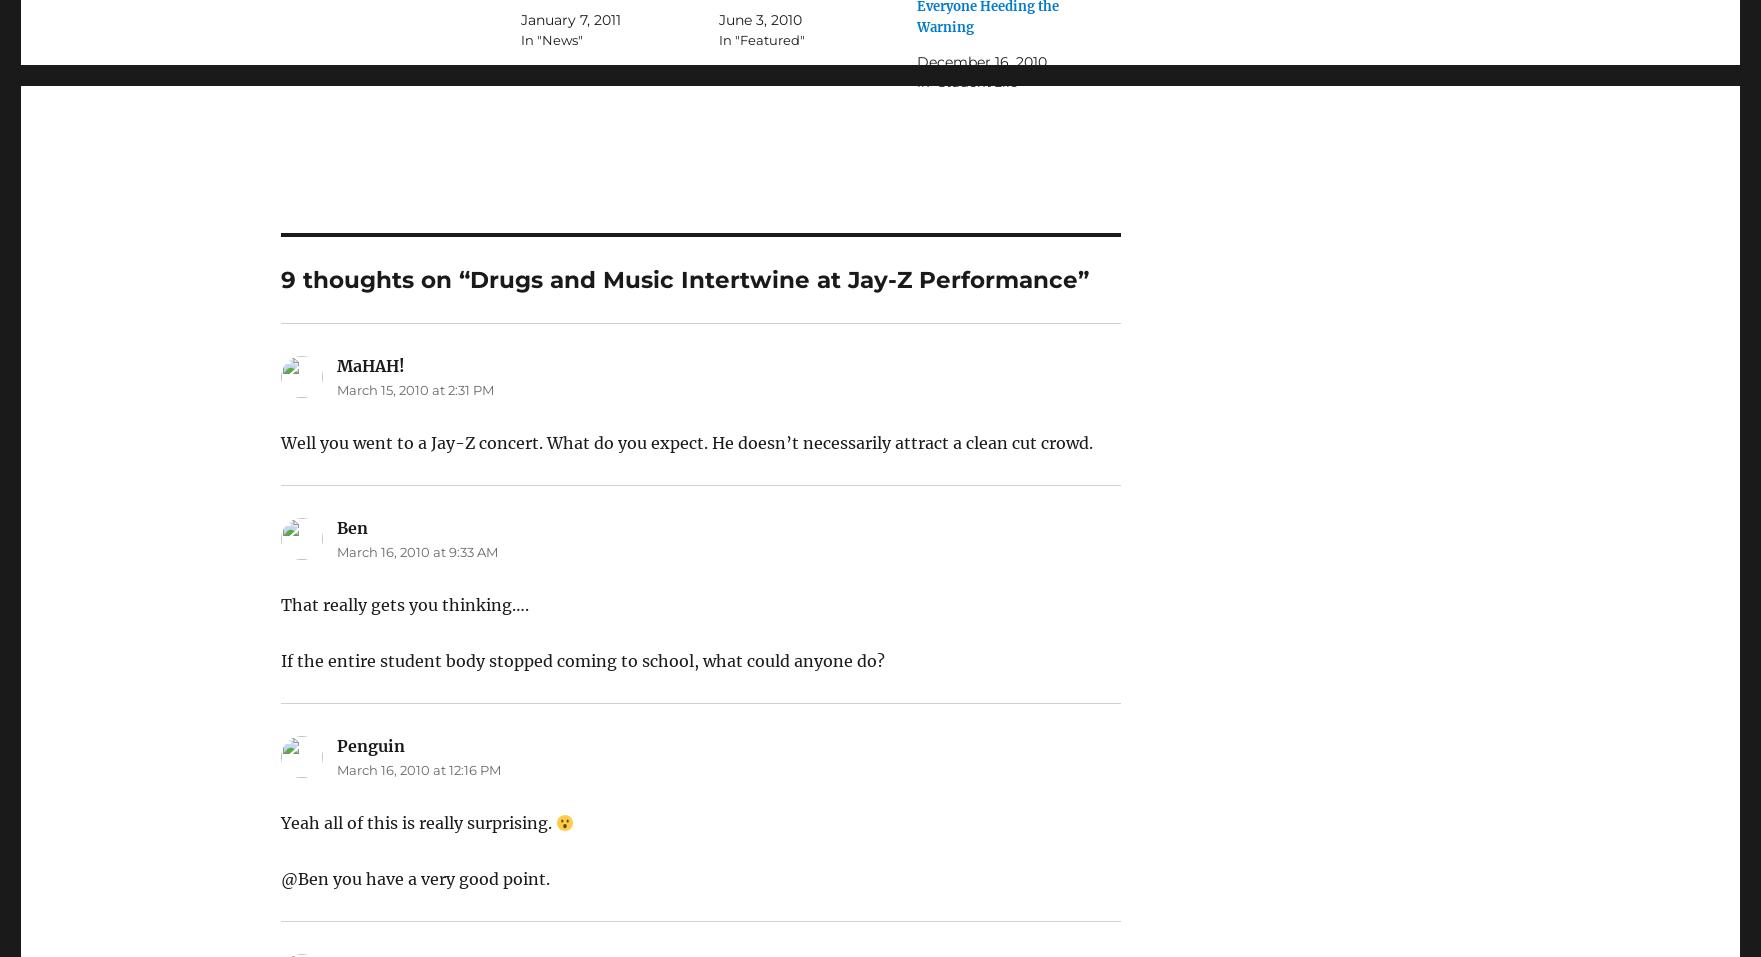 The height and width of the screenshot is (957, 1761). Describe the element at coordinates (417, 769) in the screenshot. I see `'March 16, 2010 at 12:16 PM'` at that location.